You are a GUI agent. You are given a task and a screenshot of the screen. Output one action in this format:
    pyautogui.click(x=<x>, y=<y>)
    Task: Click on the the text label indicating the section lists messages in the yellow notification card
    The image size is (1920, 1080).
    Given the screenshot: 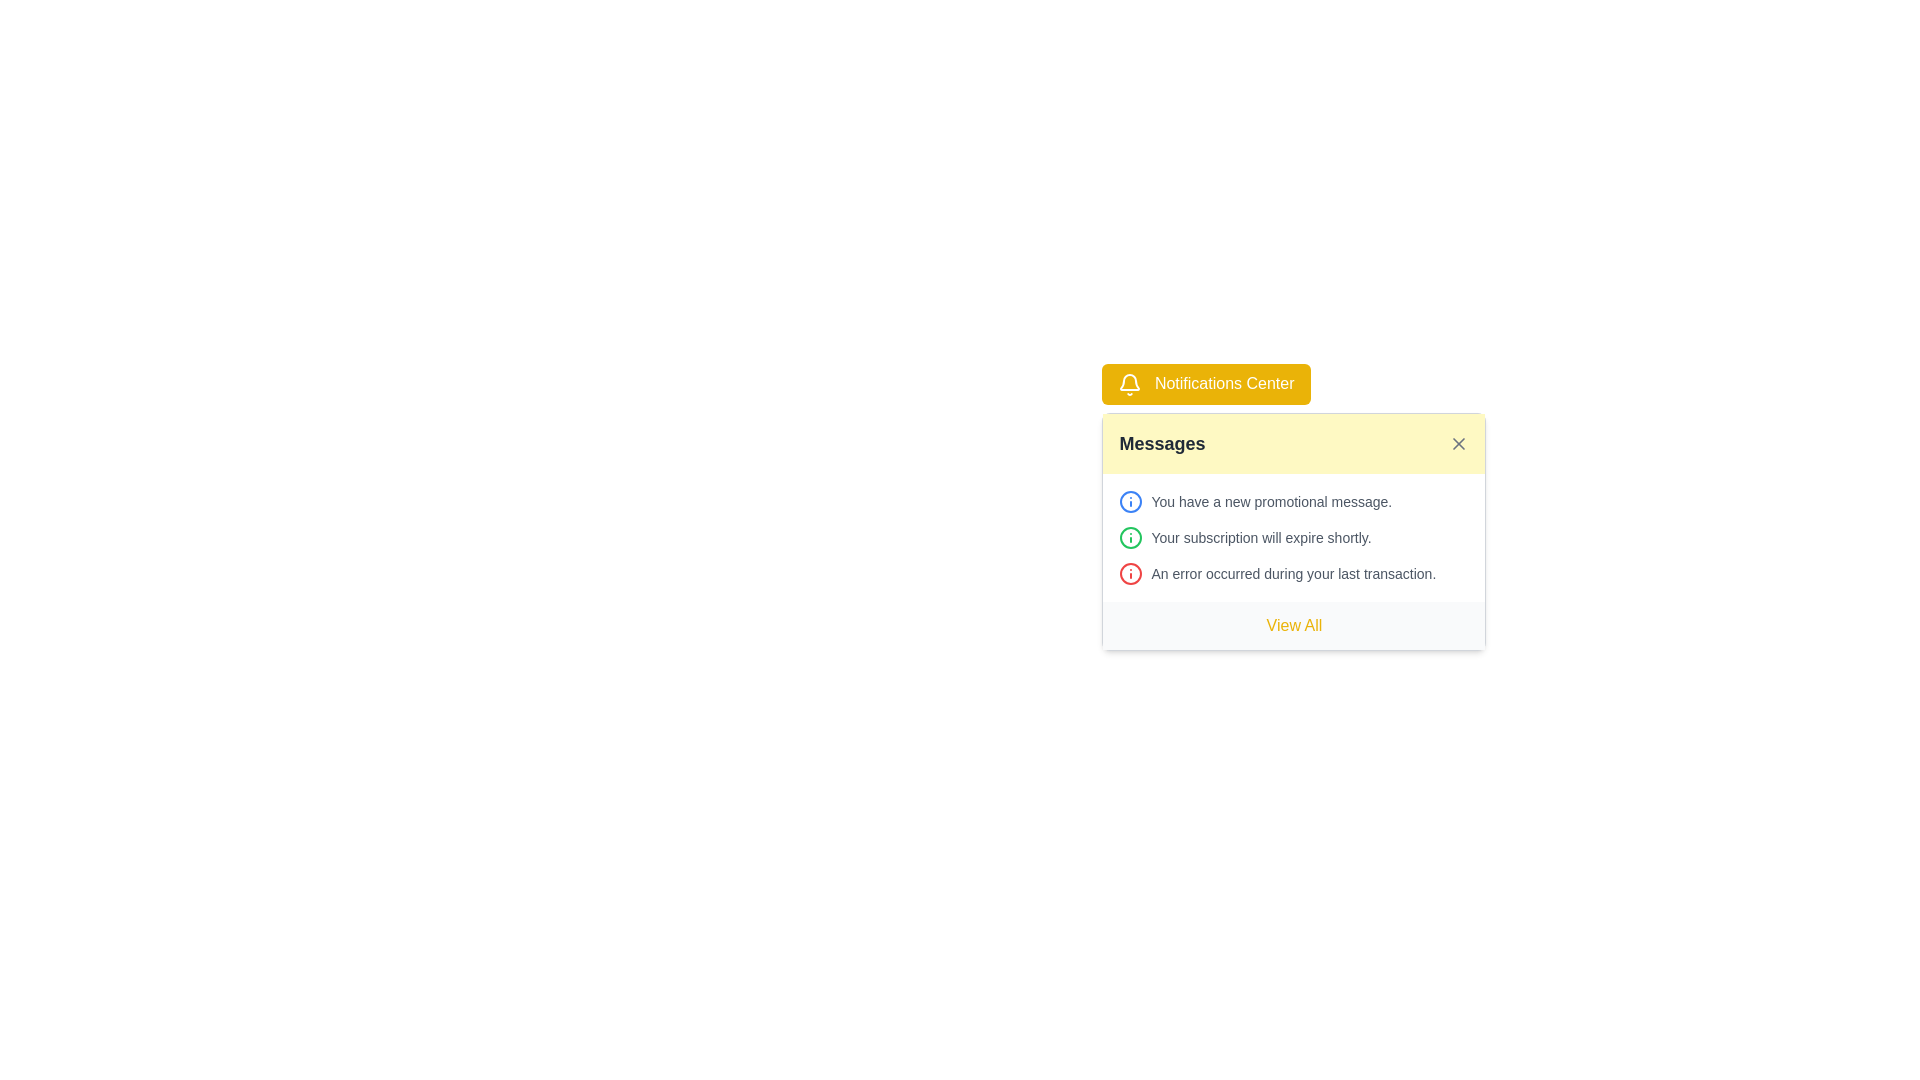 What is the action you would take?
    pyautogui.click(x=1162, y=442)
    